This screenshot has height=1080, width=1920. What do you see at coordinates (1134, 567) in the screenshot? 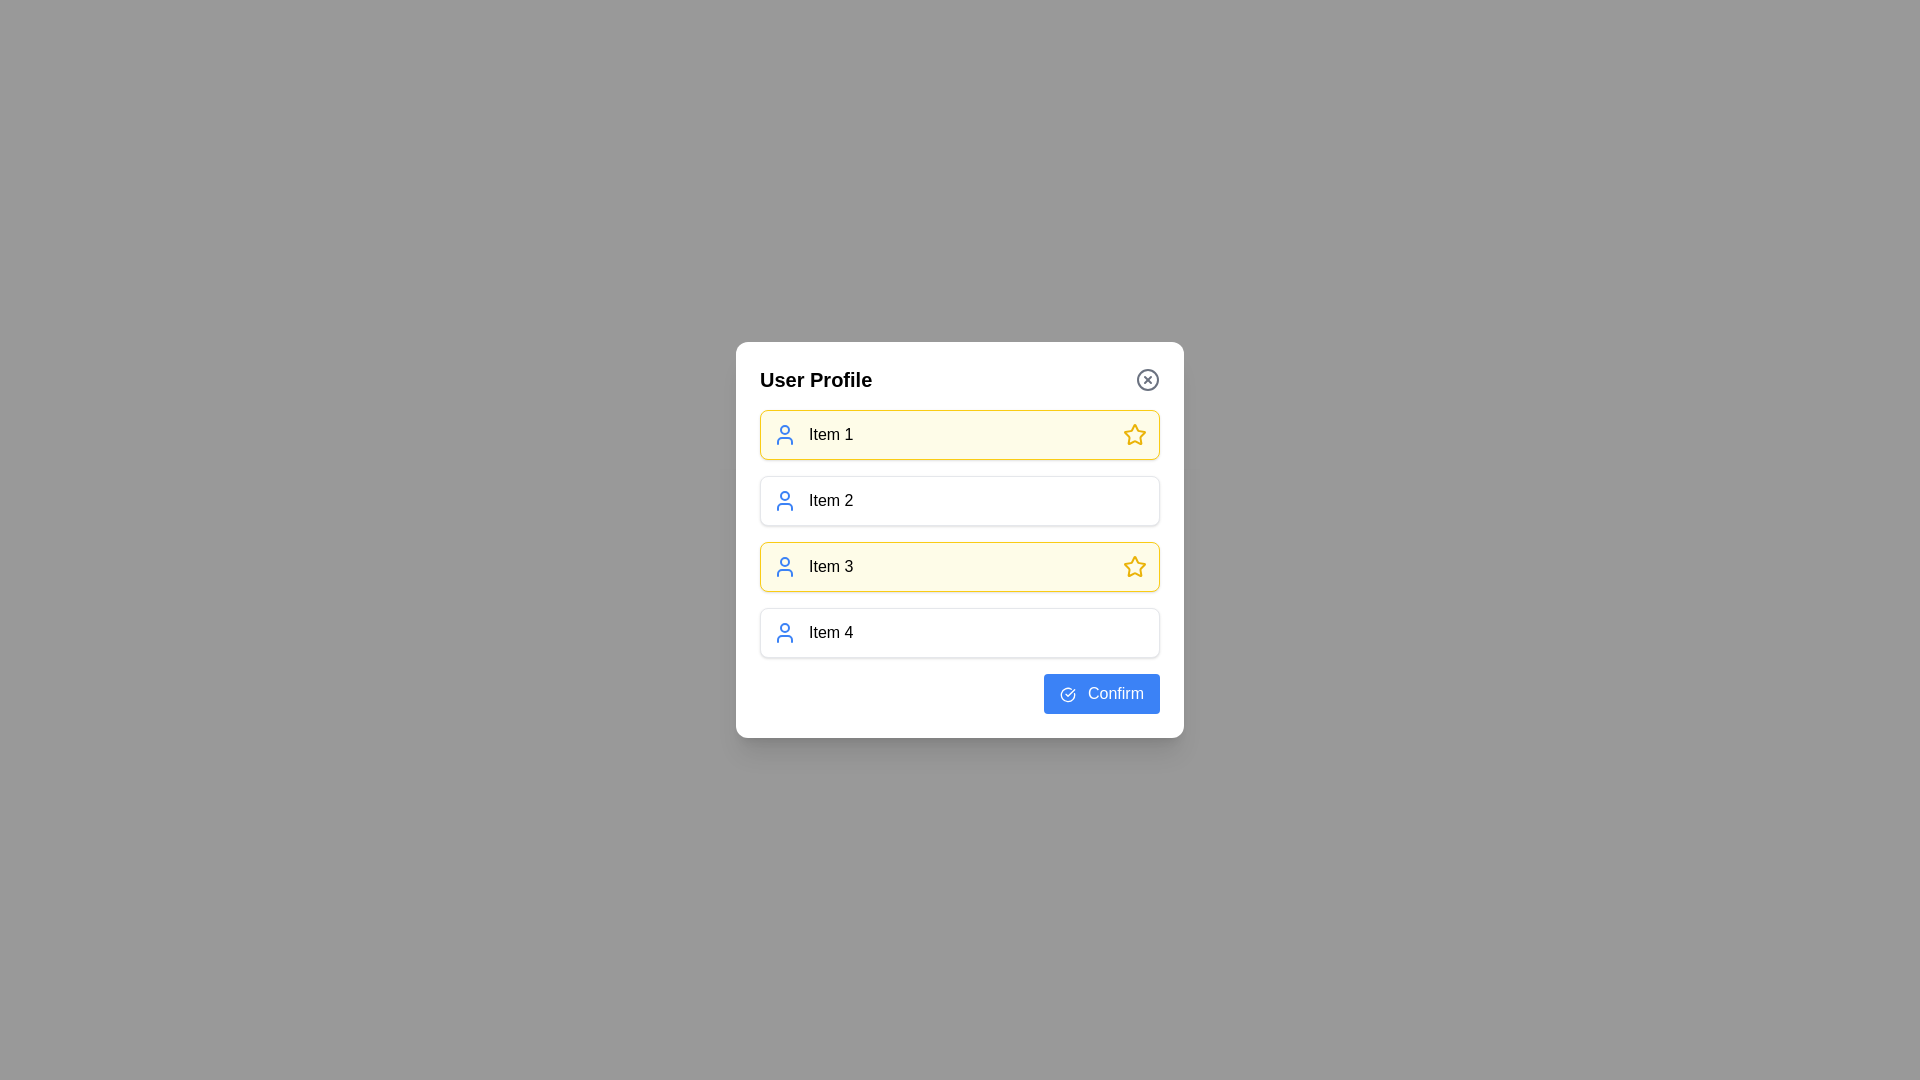
I see `the yellow star icon located at the far right of the entry labeled 'Item 3'` at bounding box center [1134, 567].